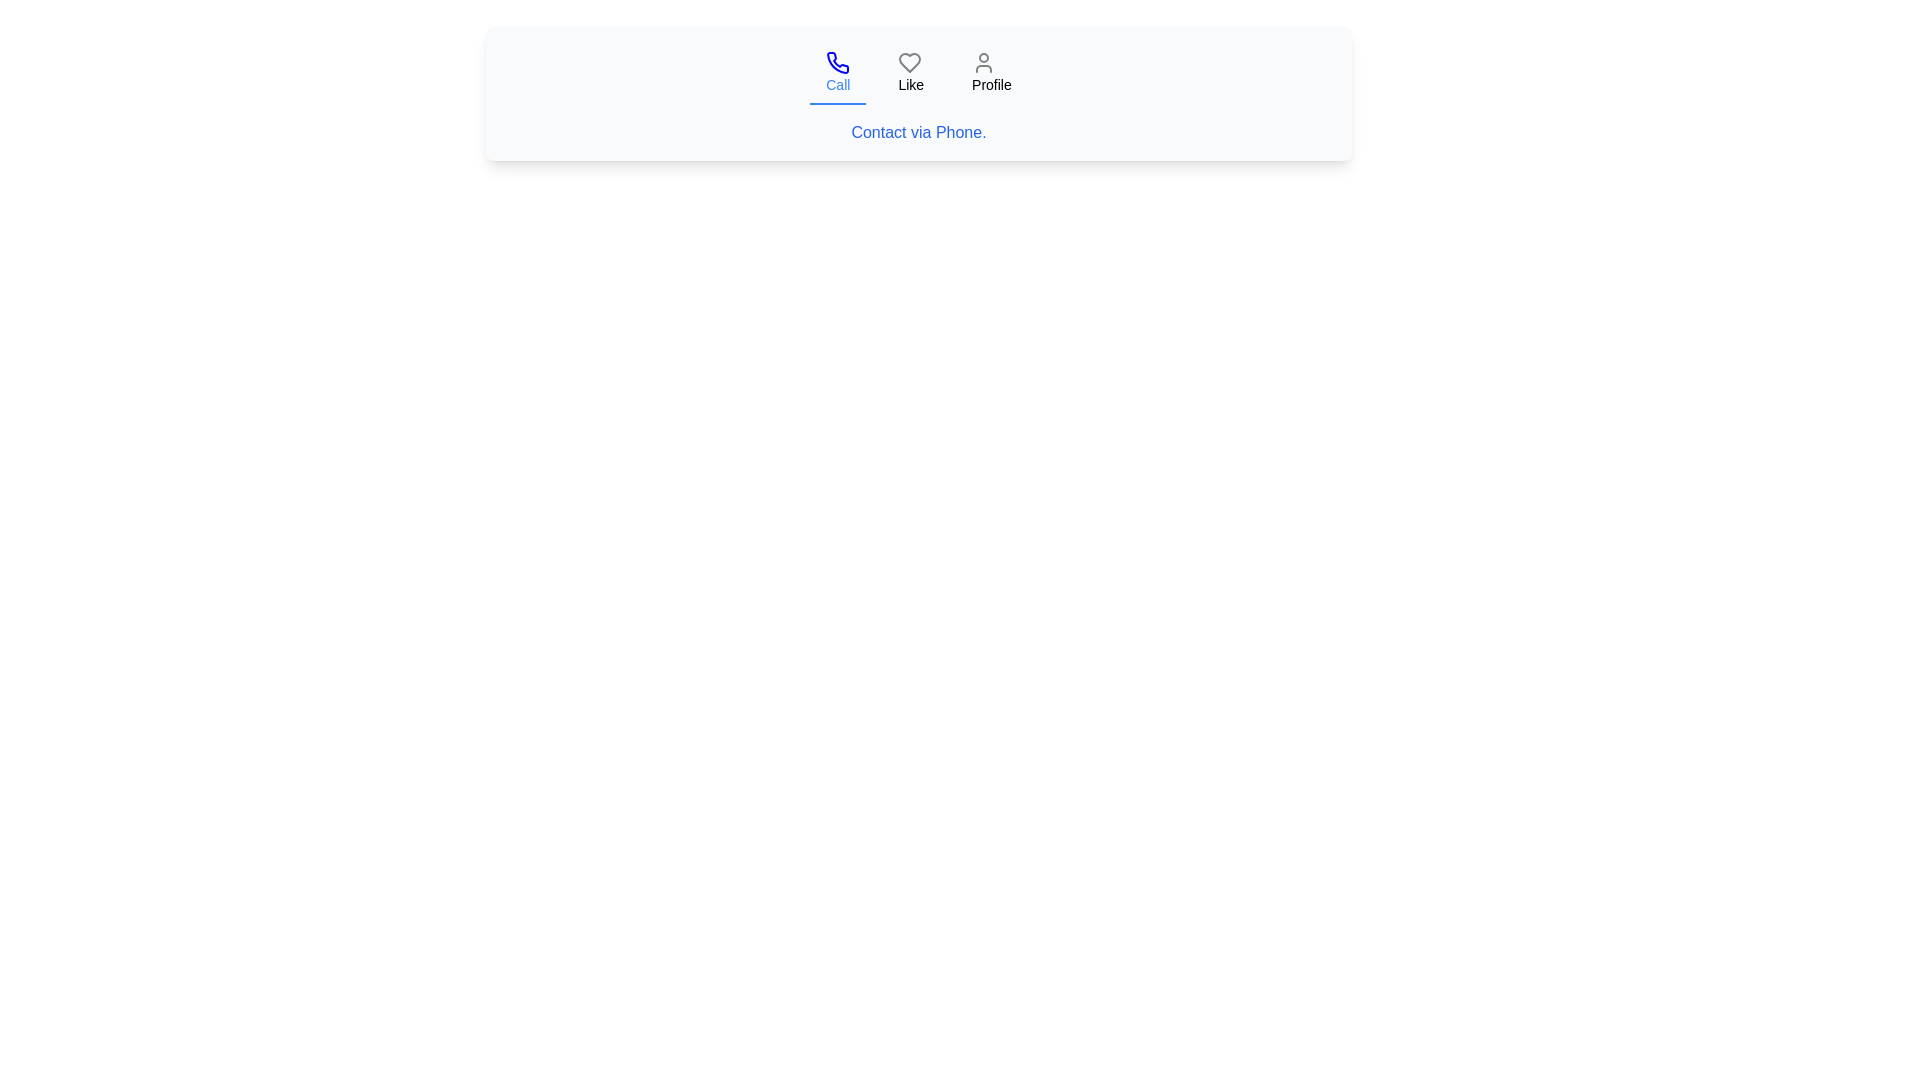 The height and width of the screenshot is (1080, 1920). What do you see at coordinates (909, 61) in the screenshot?
I see `the heart icon that represents the 'Like' or 'Favorite' action, located between the 'Call' icon and the 'Profile' icon in the navigation bar` at bounding box center [909, 61].